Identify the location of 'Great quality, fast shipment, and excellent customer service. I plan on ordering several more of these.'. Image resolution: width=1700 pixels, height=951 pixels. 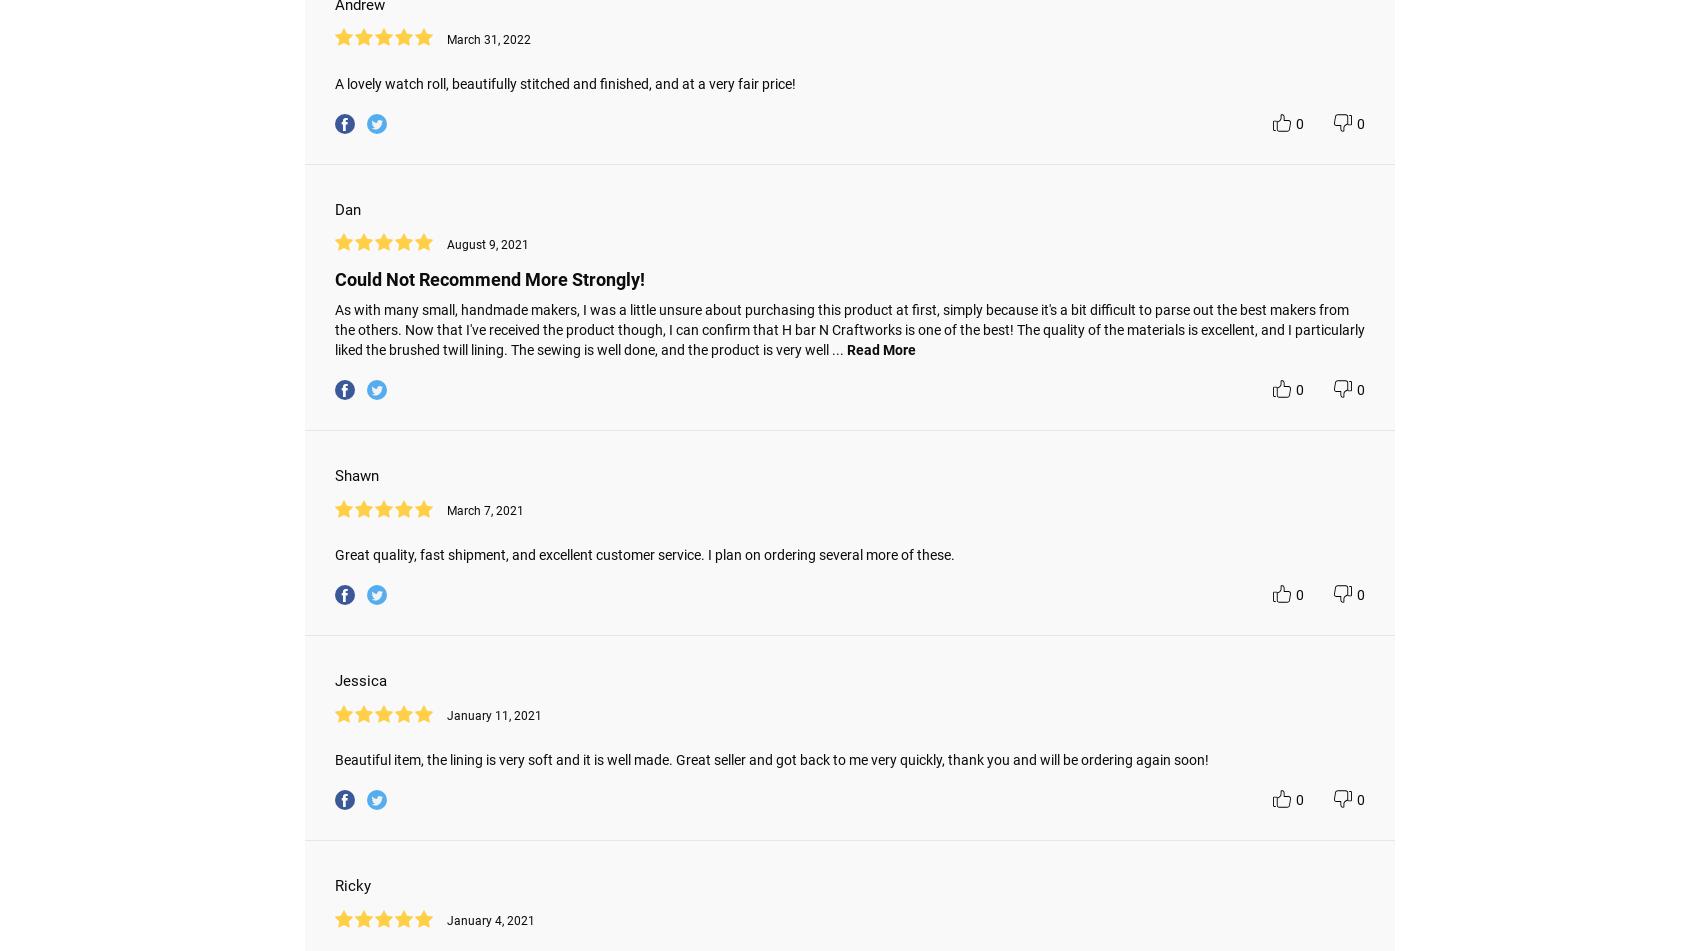
(644, 554).